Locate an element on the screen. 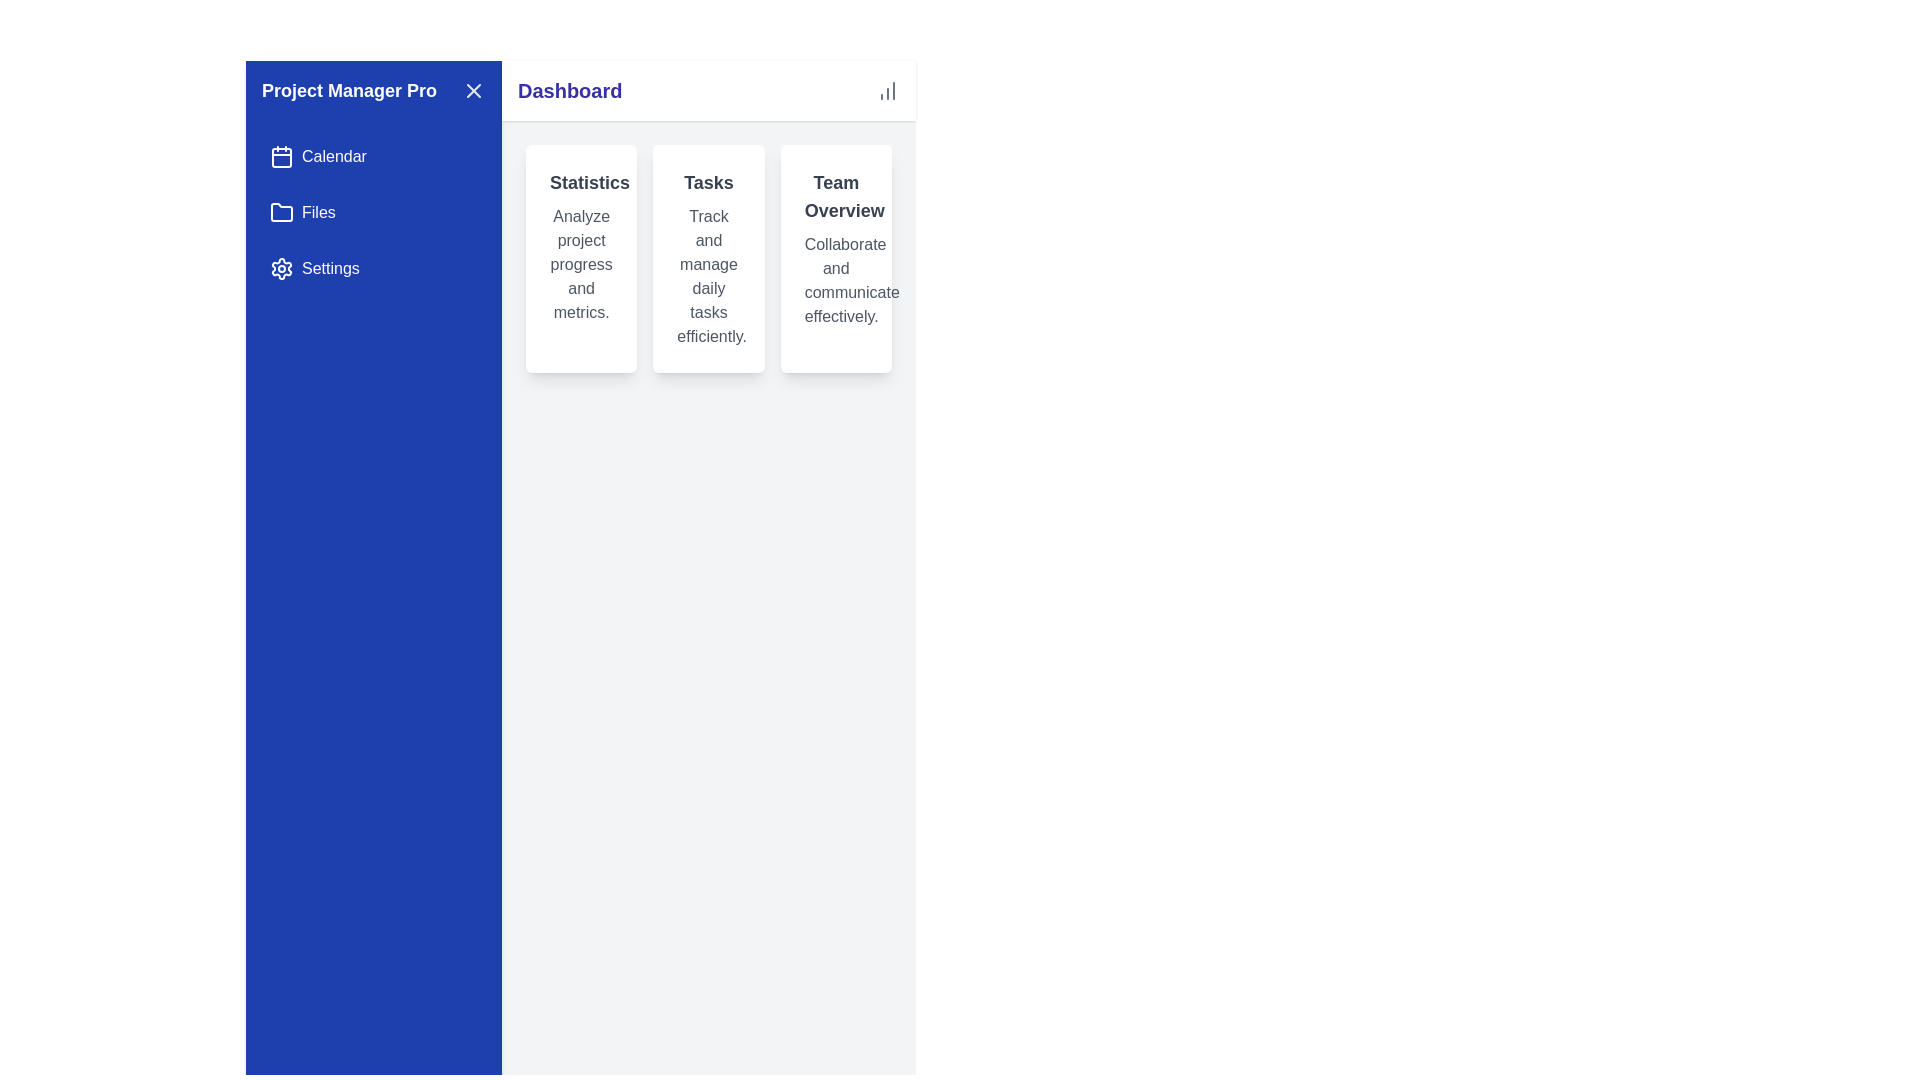  the label for the calendar section in the navigation menu is located at coordinates (334, 156).